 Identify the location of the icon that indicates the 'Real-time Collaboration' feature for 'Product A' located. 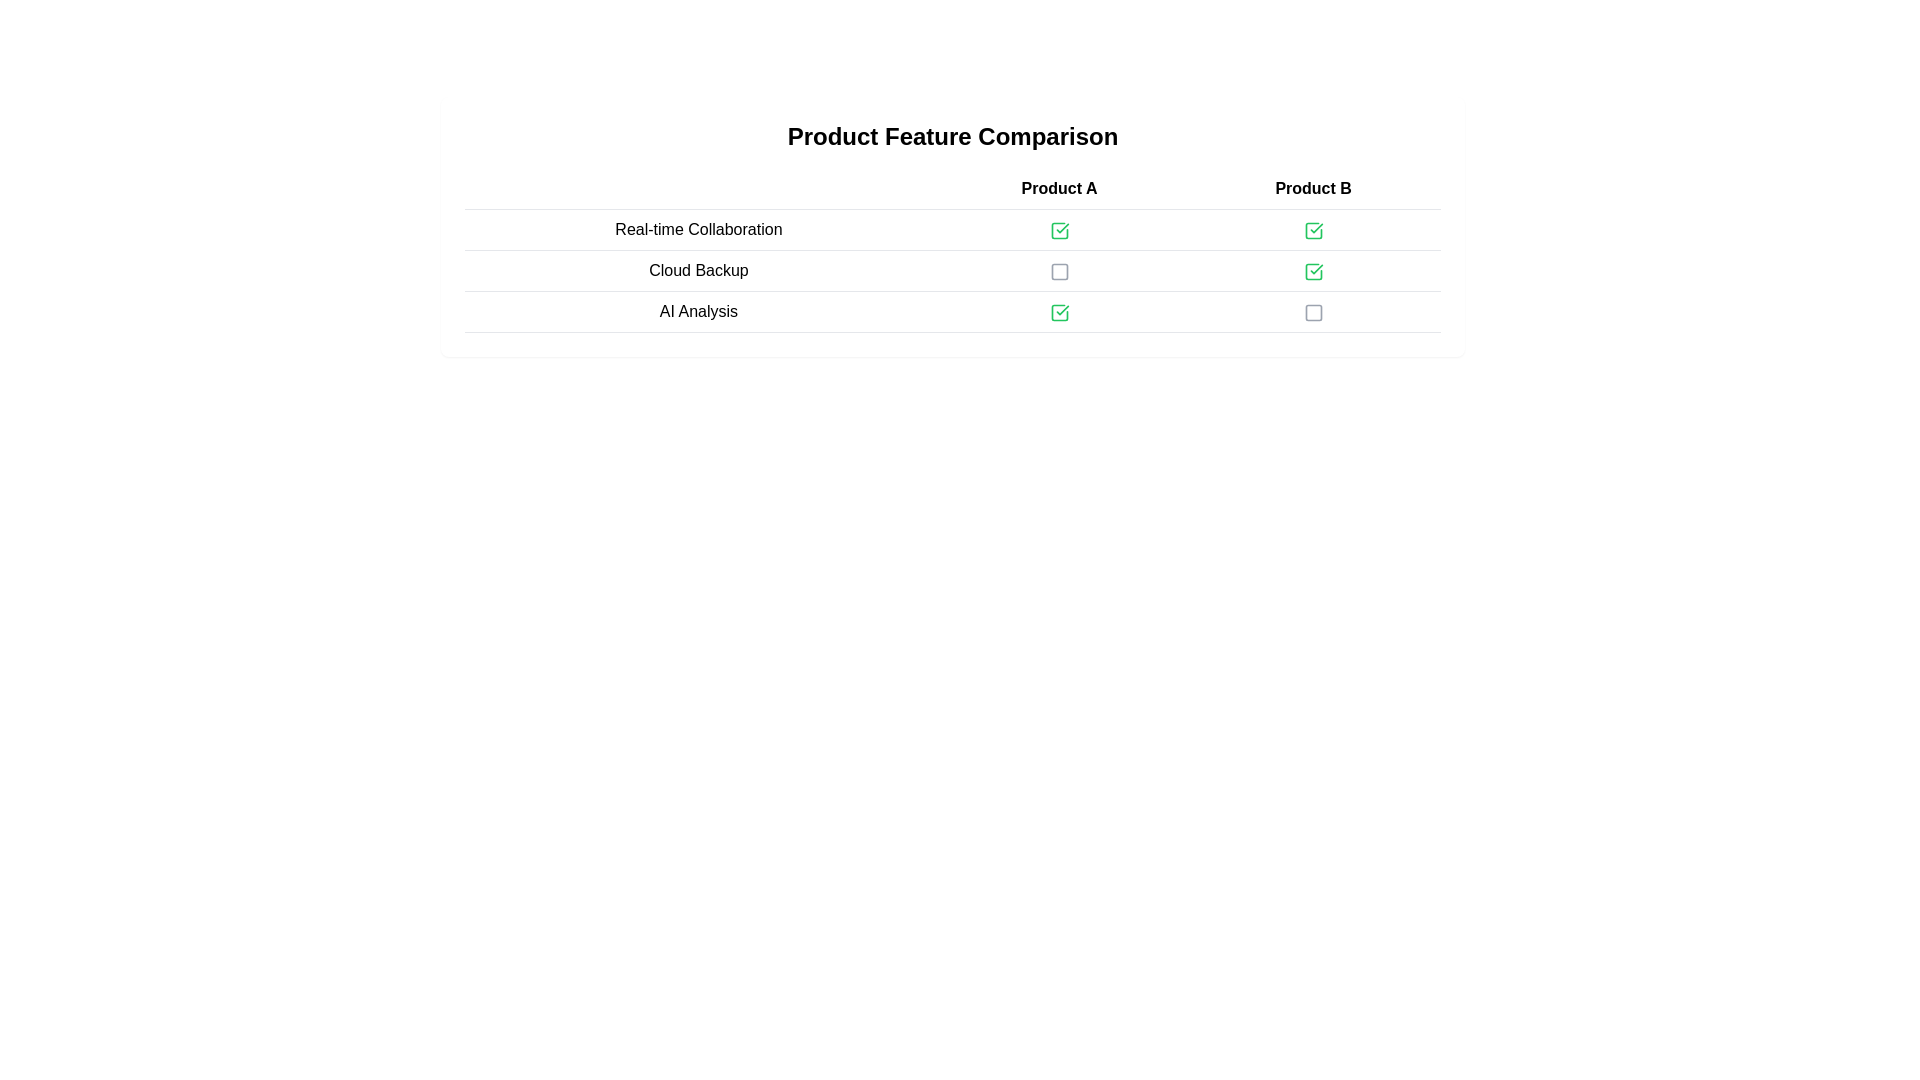
(1058, 229).